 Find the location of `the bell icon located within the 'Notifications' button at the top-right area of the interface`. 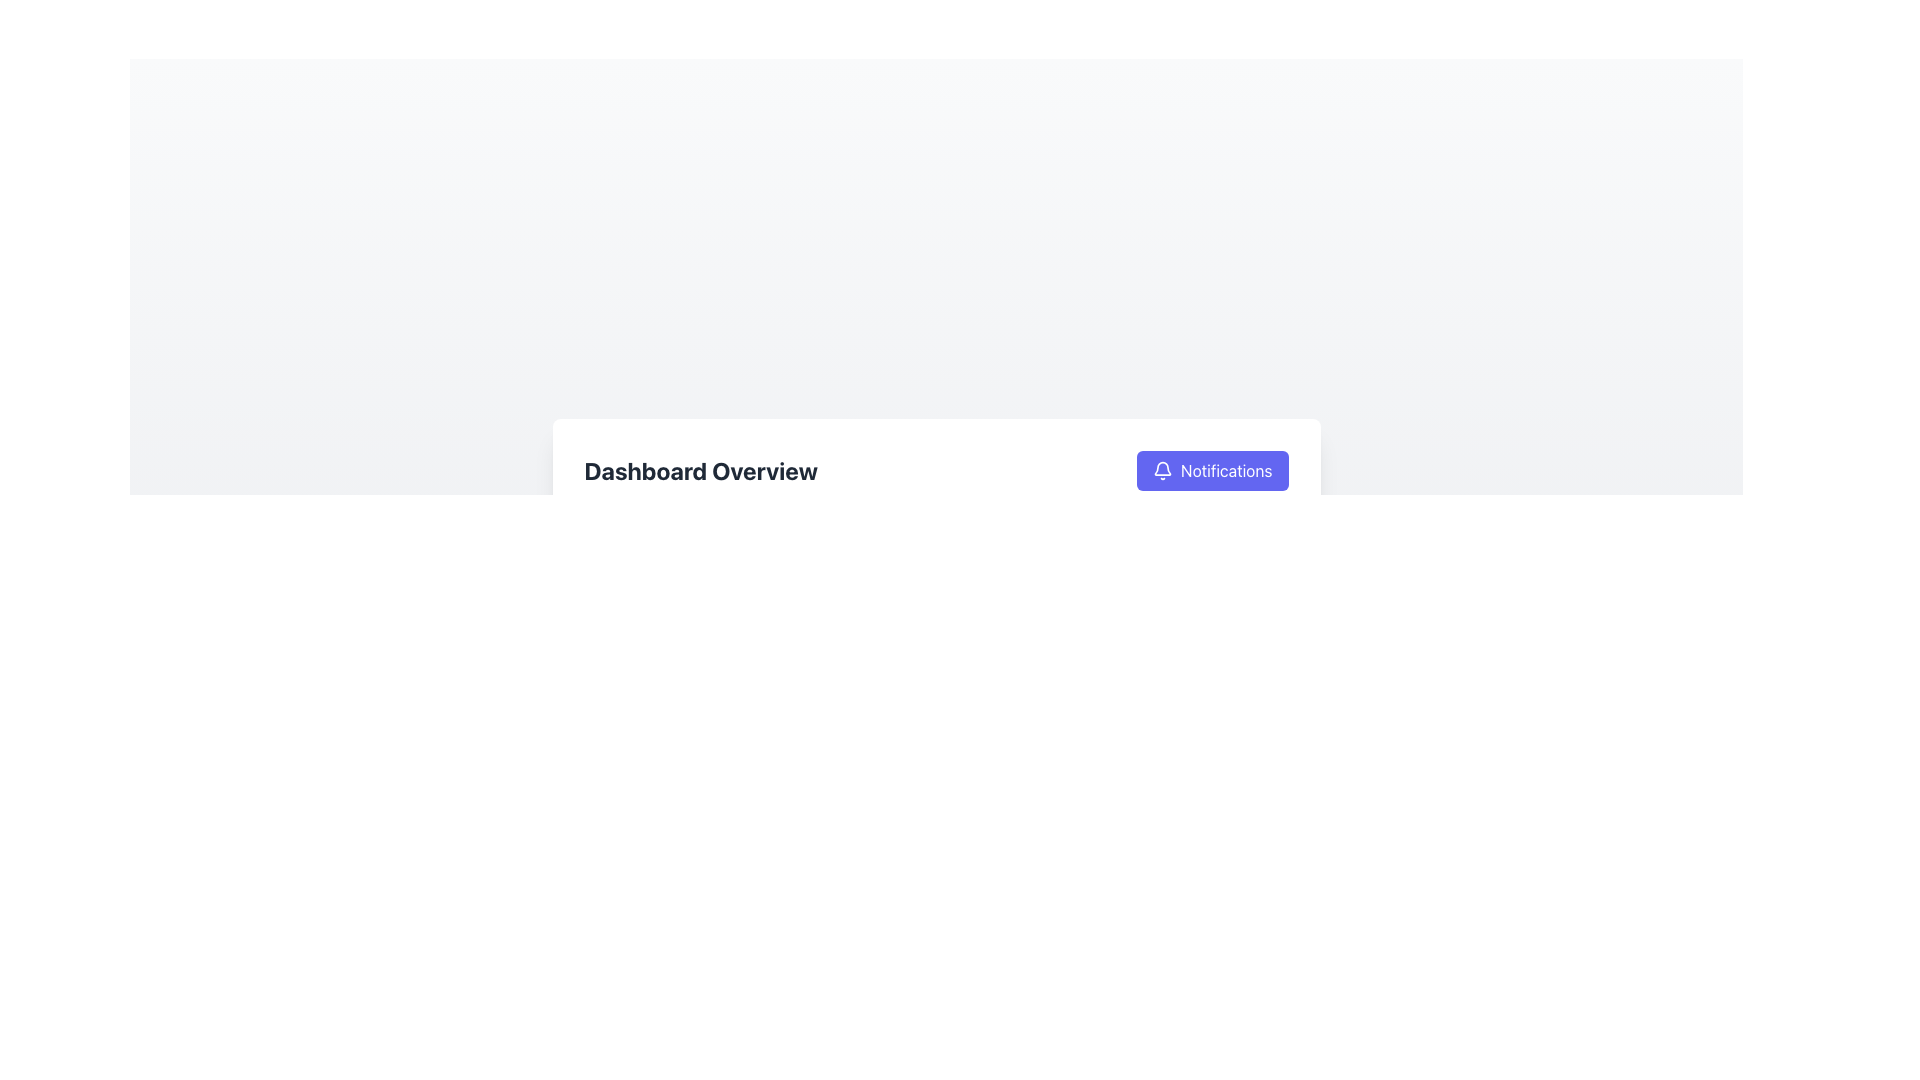

the bell icon located within the 'Notifications' button at the top-right area of the interface is located at coordinates (1162, 470).